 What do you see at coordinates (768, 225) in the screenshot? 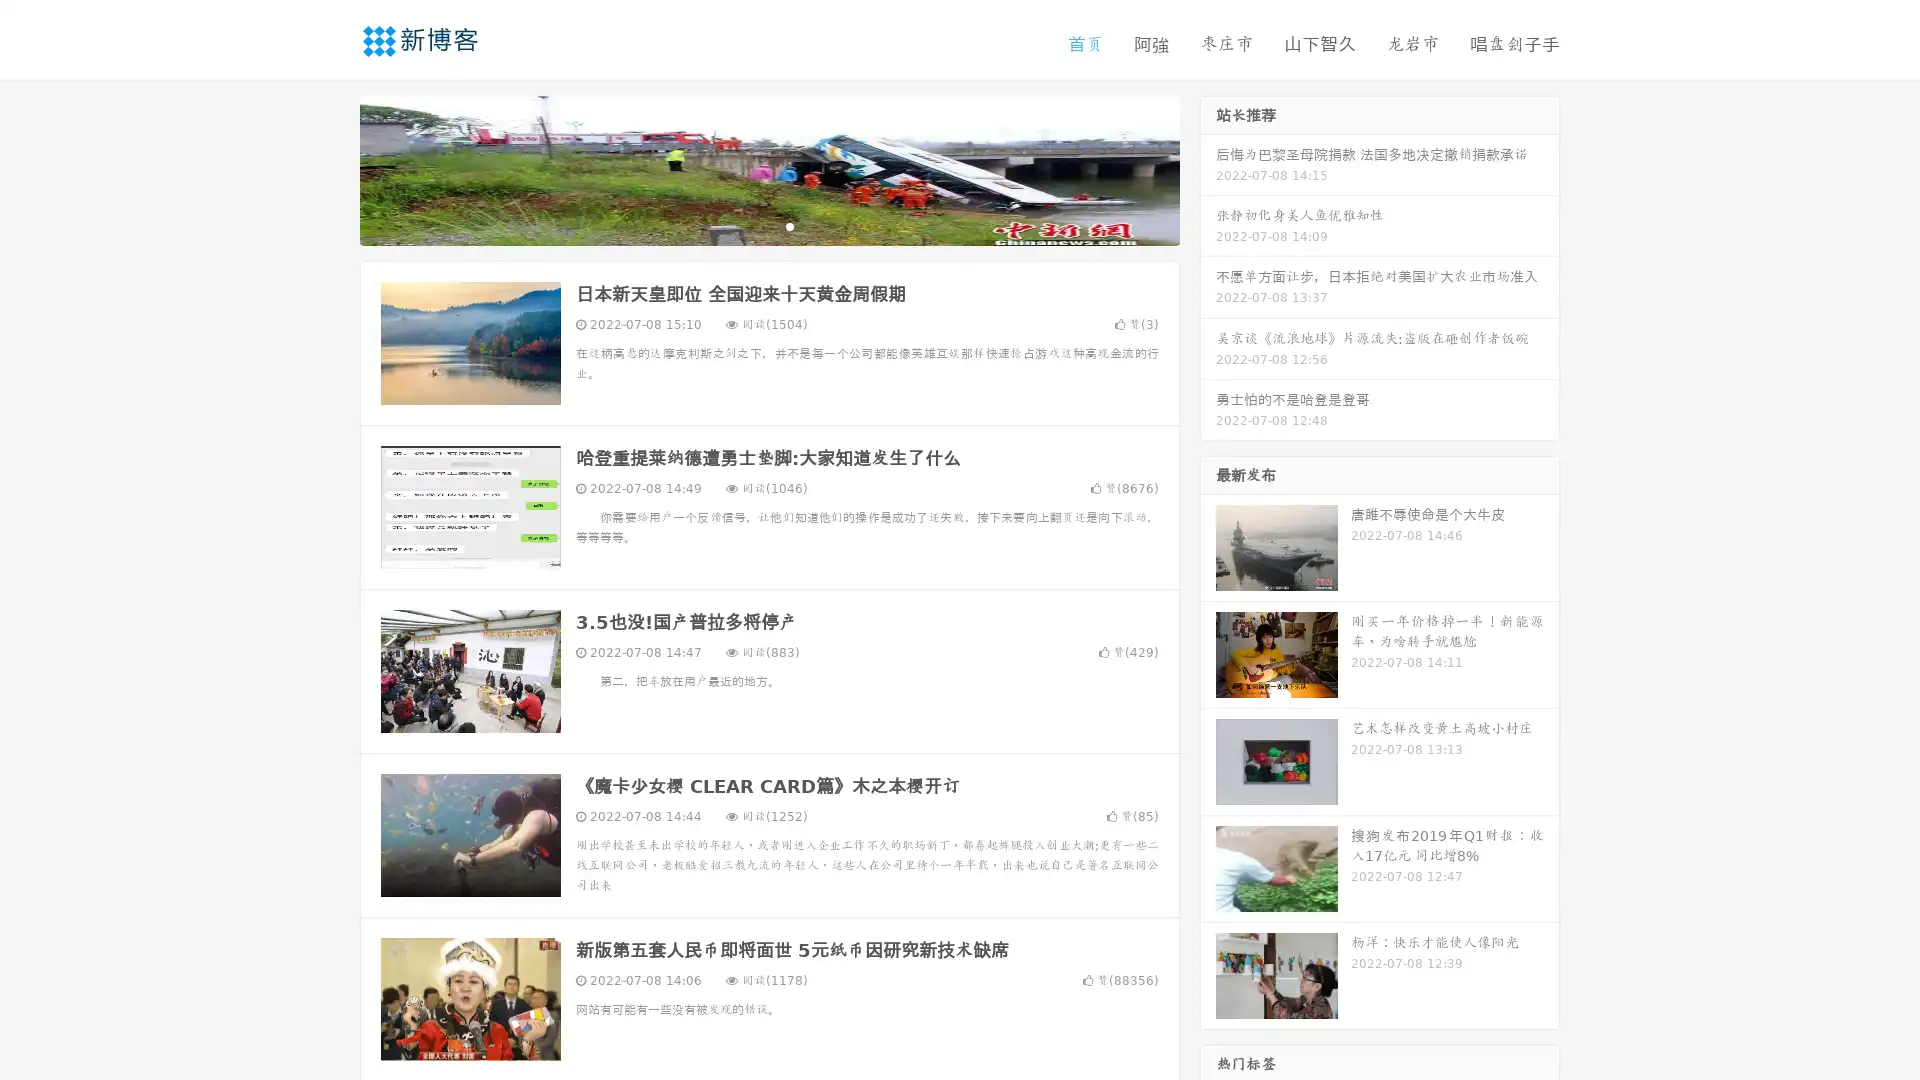
I see `Go to slide 2` at bounding box center [768, 225].